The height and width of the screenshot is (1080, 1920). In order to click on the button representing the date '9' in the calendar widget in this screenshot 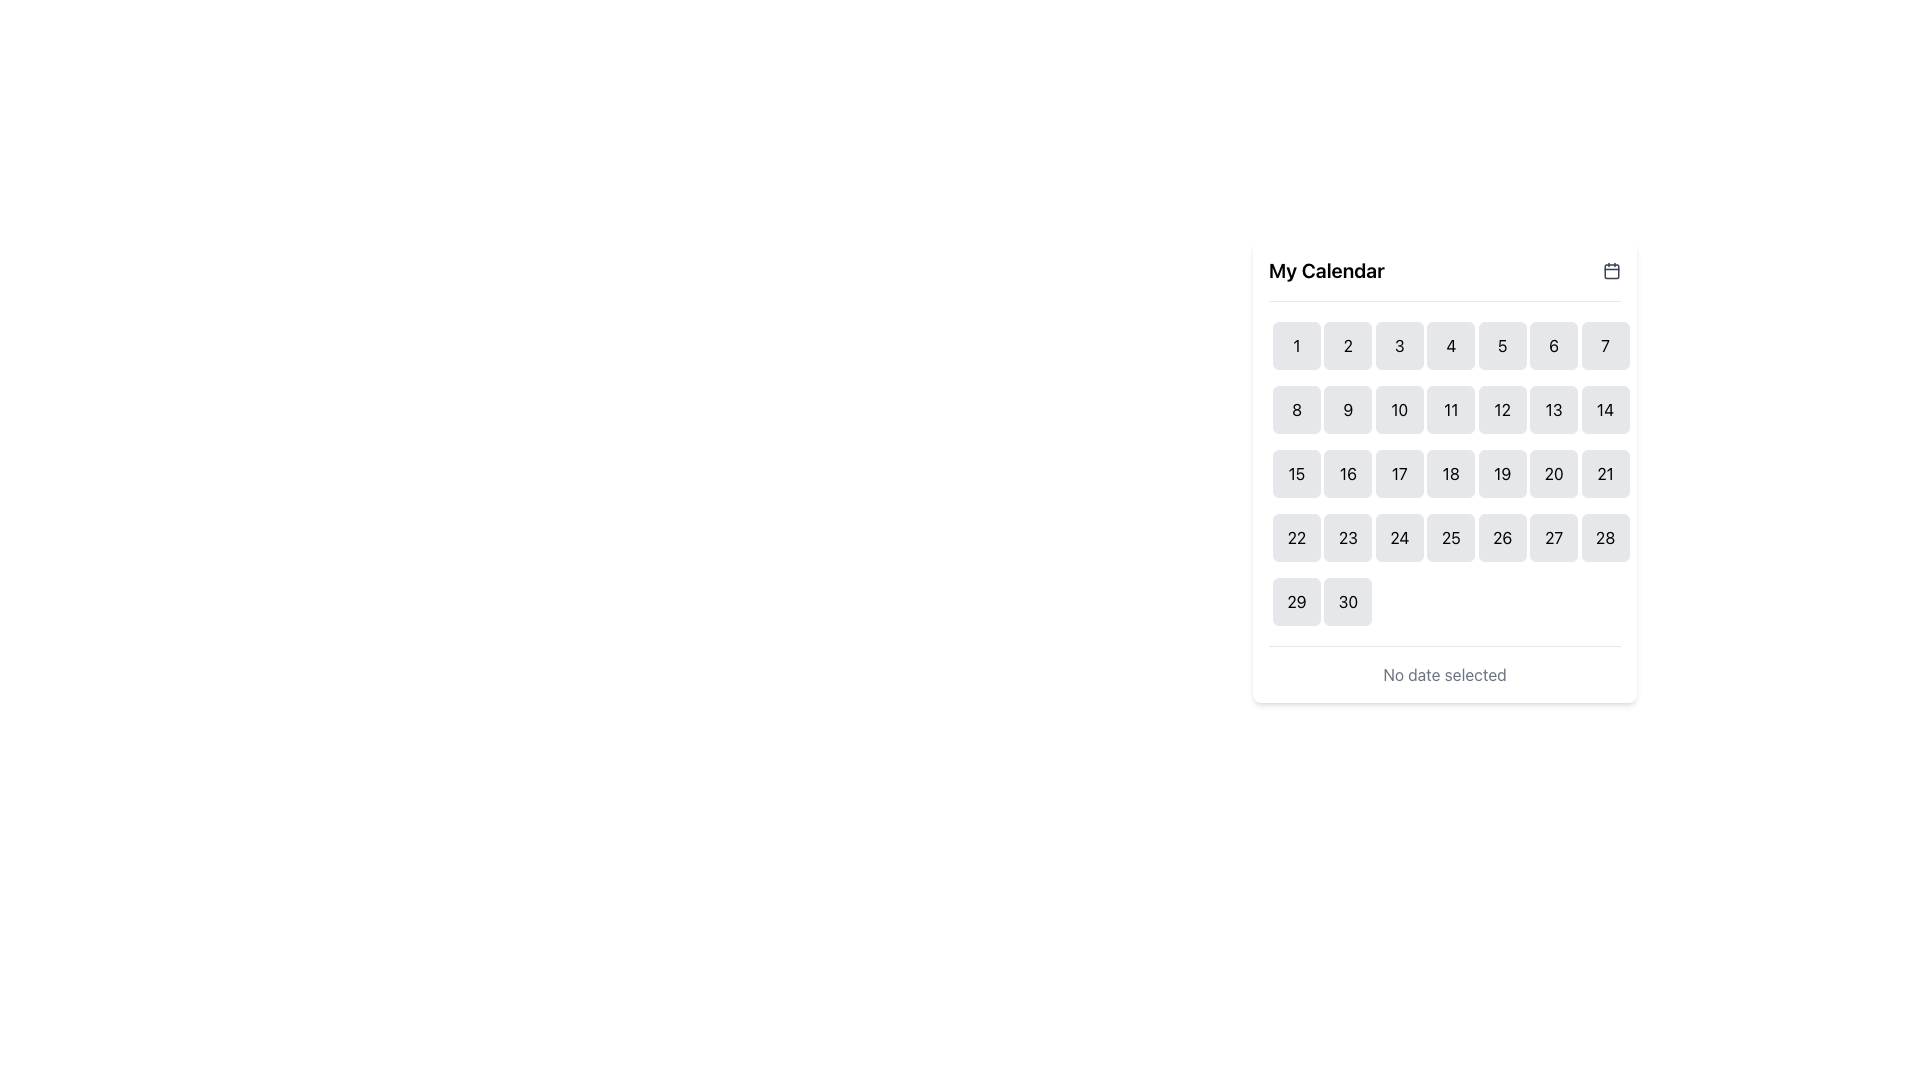, I will do `click(1348, 408)`.